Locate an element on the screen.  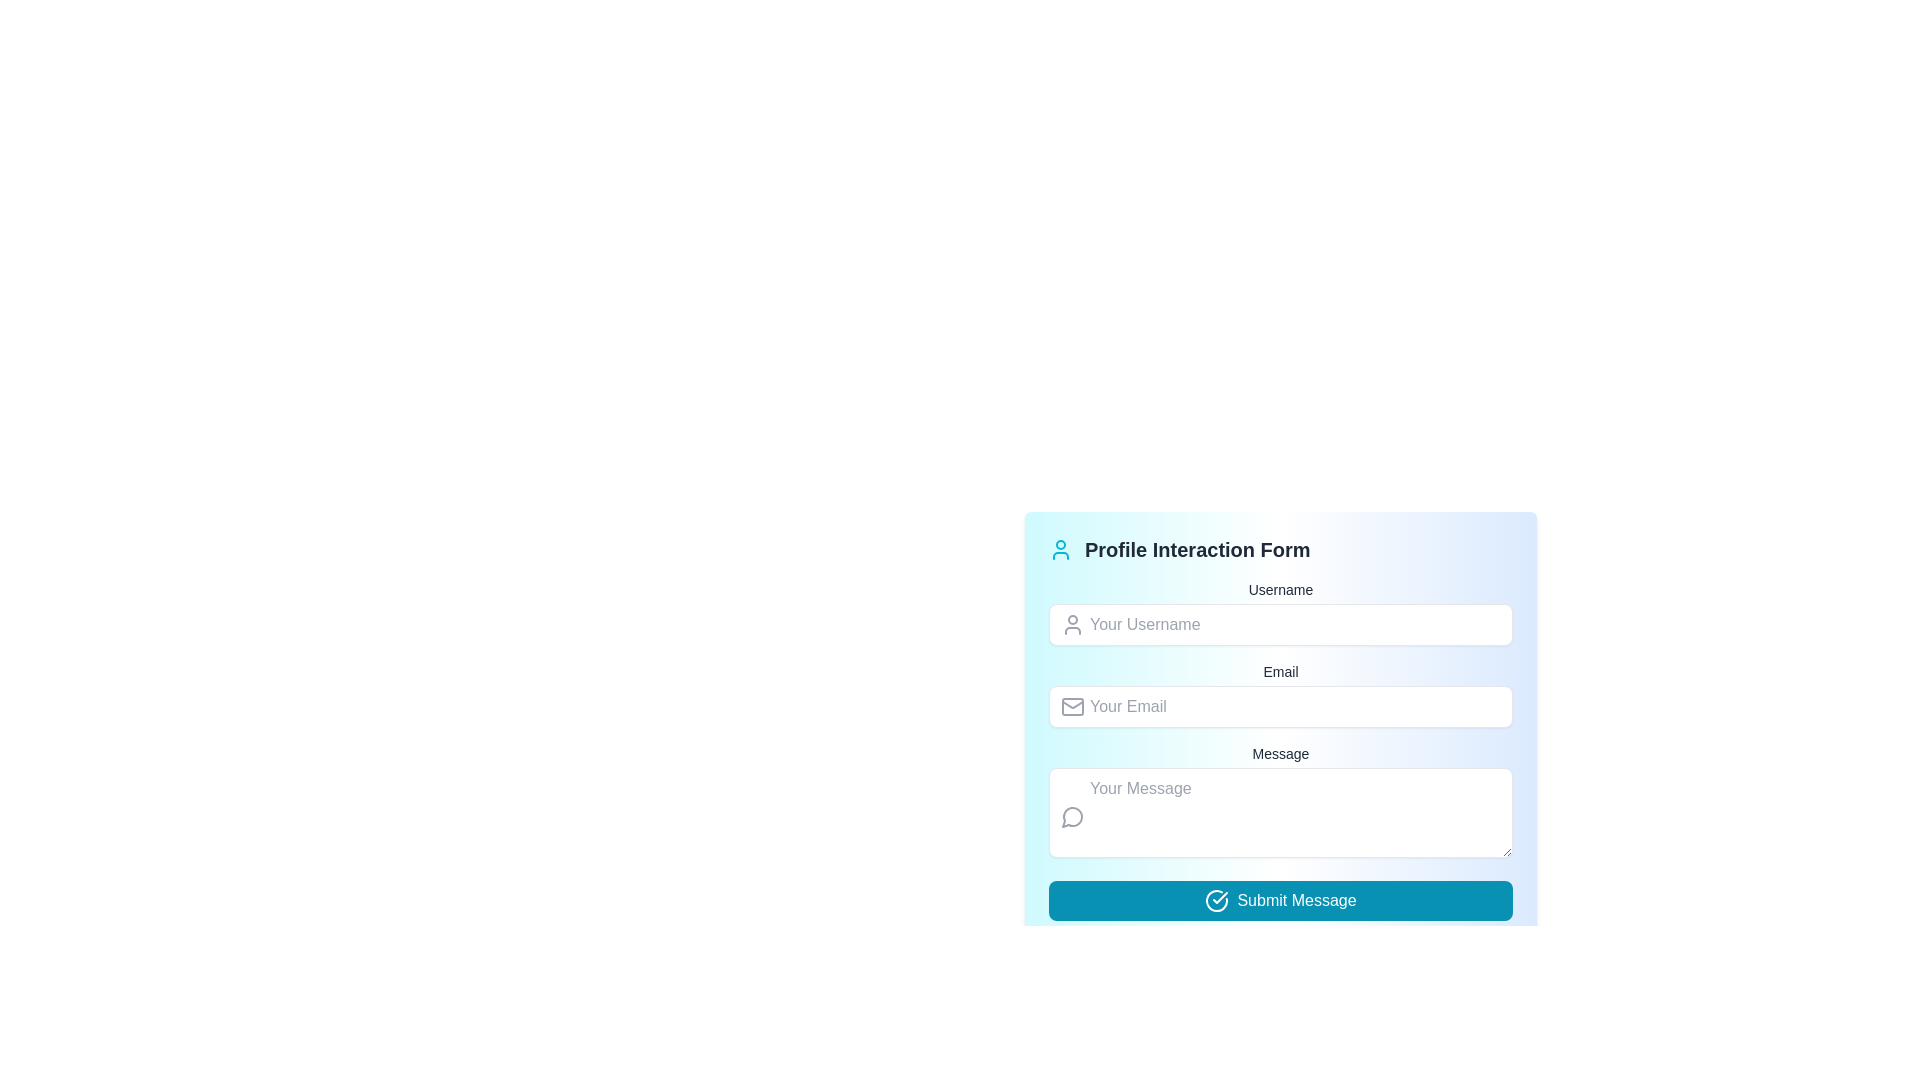
the chat or message bubble icon, which is gray in color and has a minimalist design, located to the left of the 'Your Message' text input field is located at coordinates (1072, 816).